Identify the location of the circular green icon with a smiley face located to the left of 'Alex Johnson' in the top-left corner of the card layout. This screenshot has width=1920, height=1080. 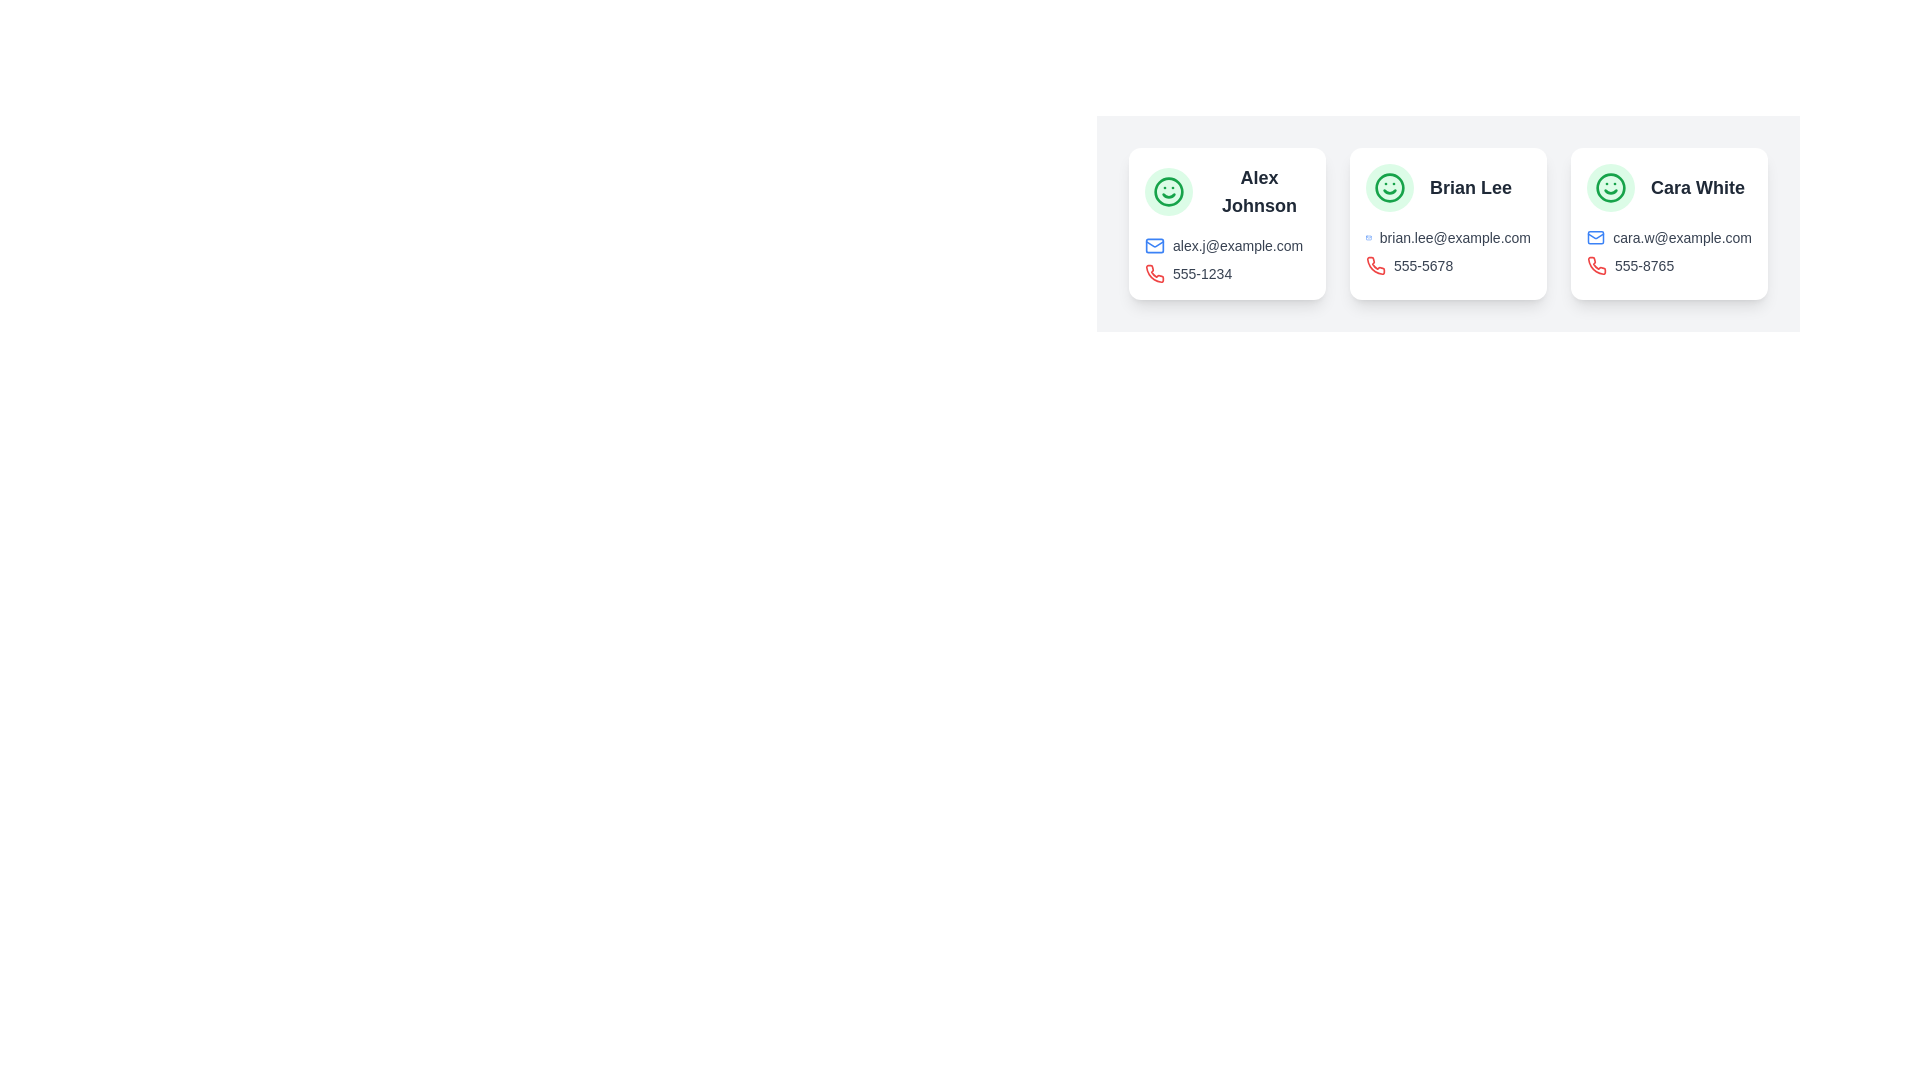
(1169, 192).